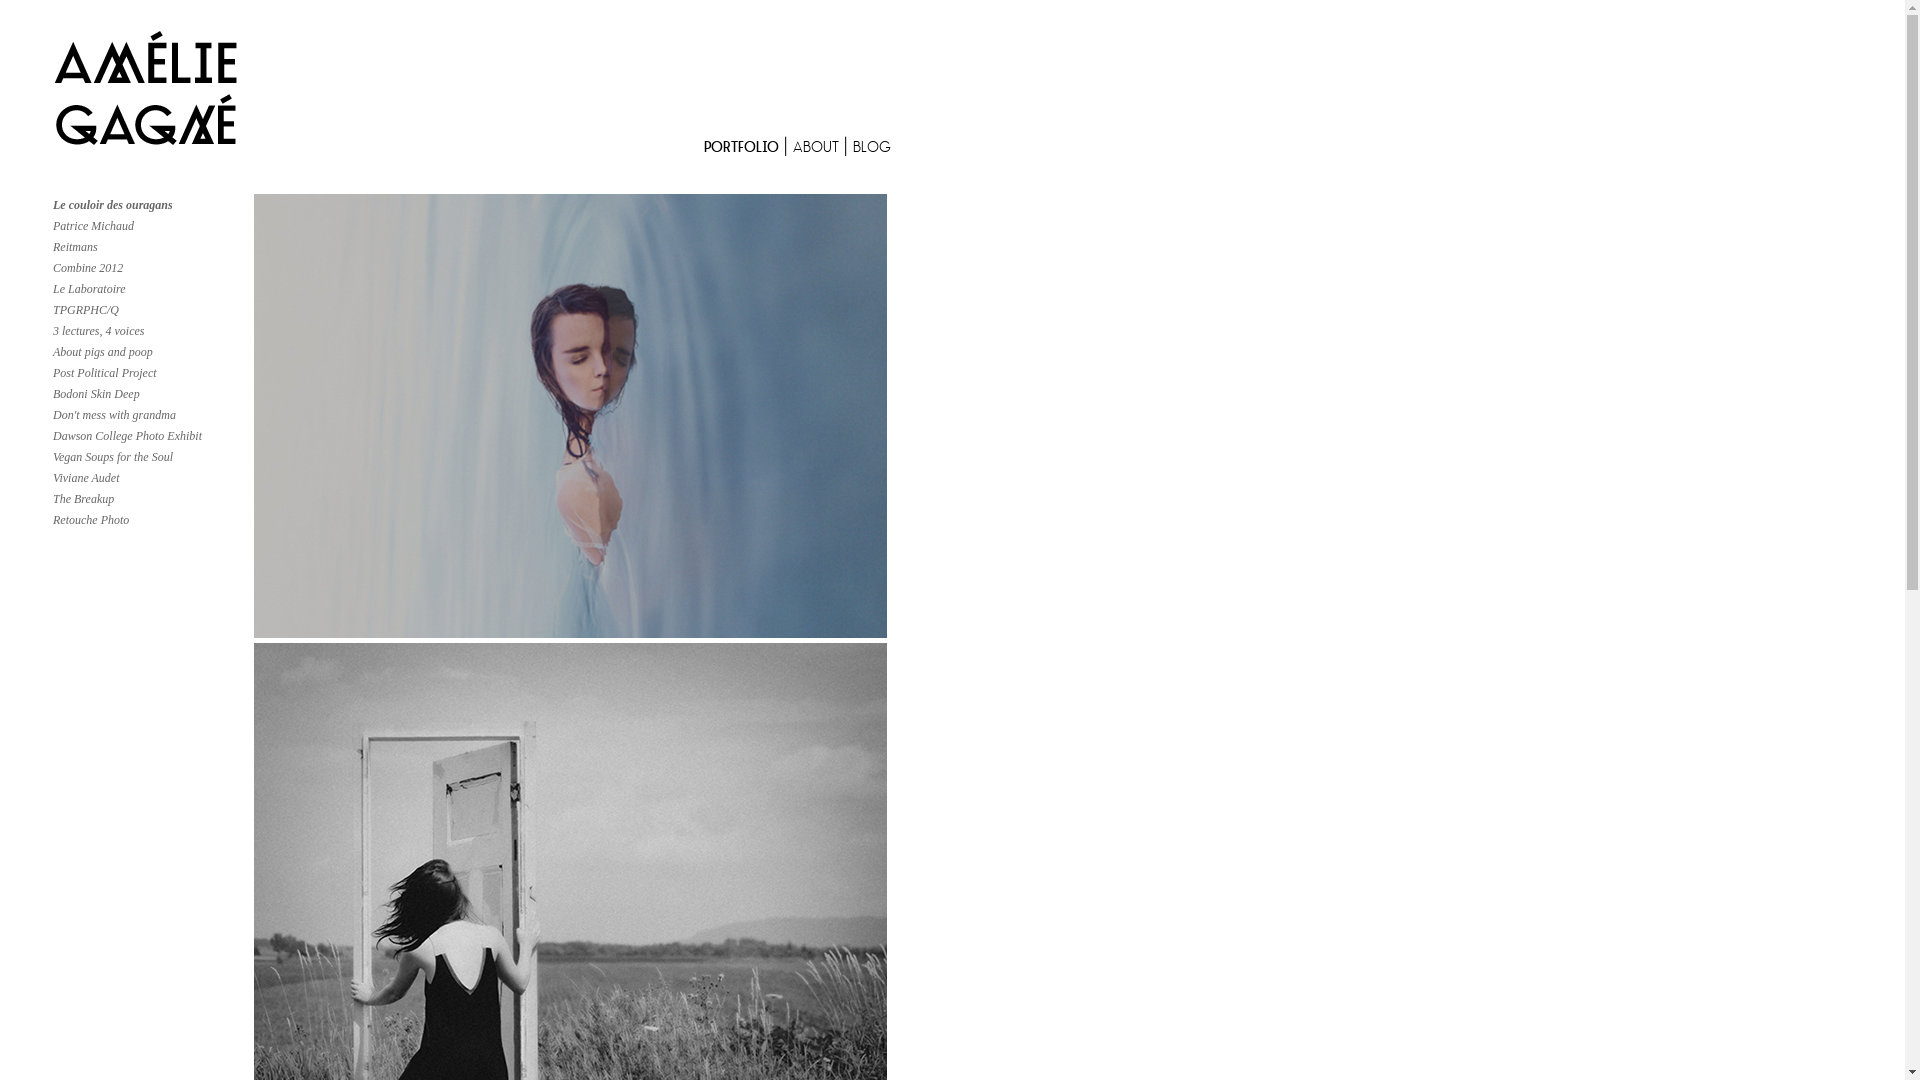 The image size is (1920, 1080). I want to click on 'Combine 2012', so click(52, 266).